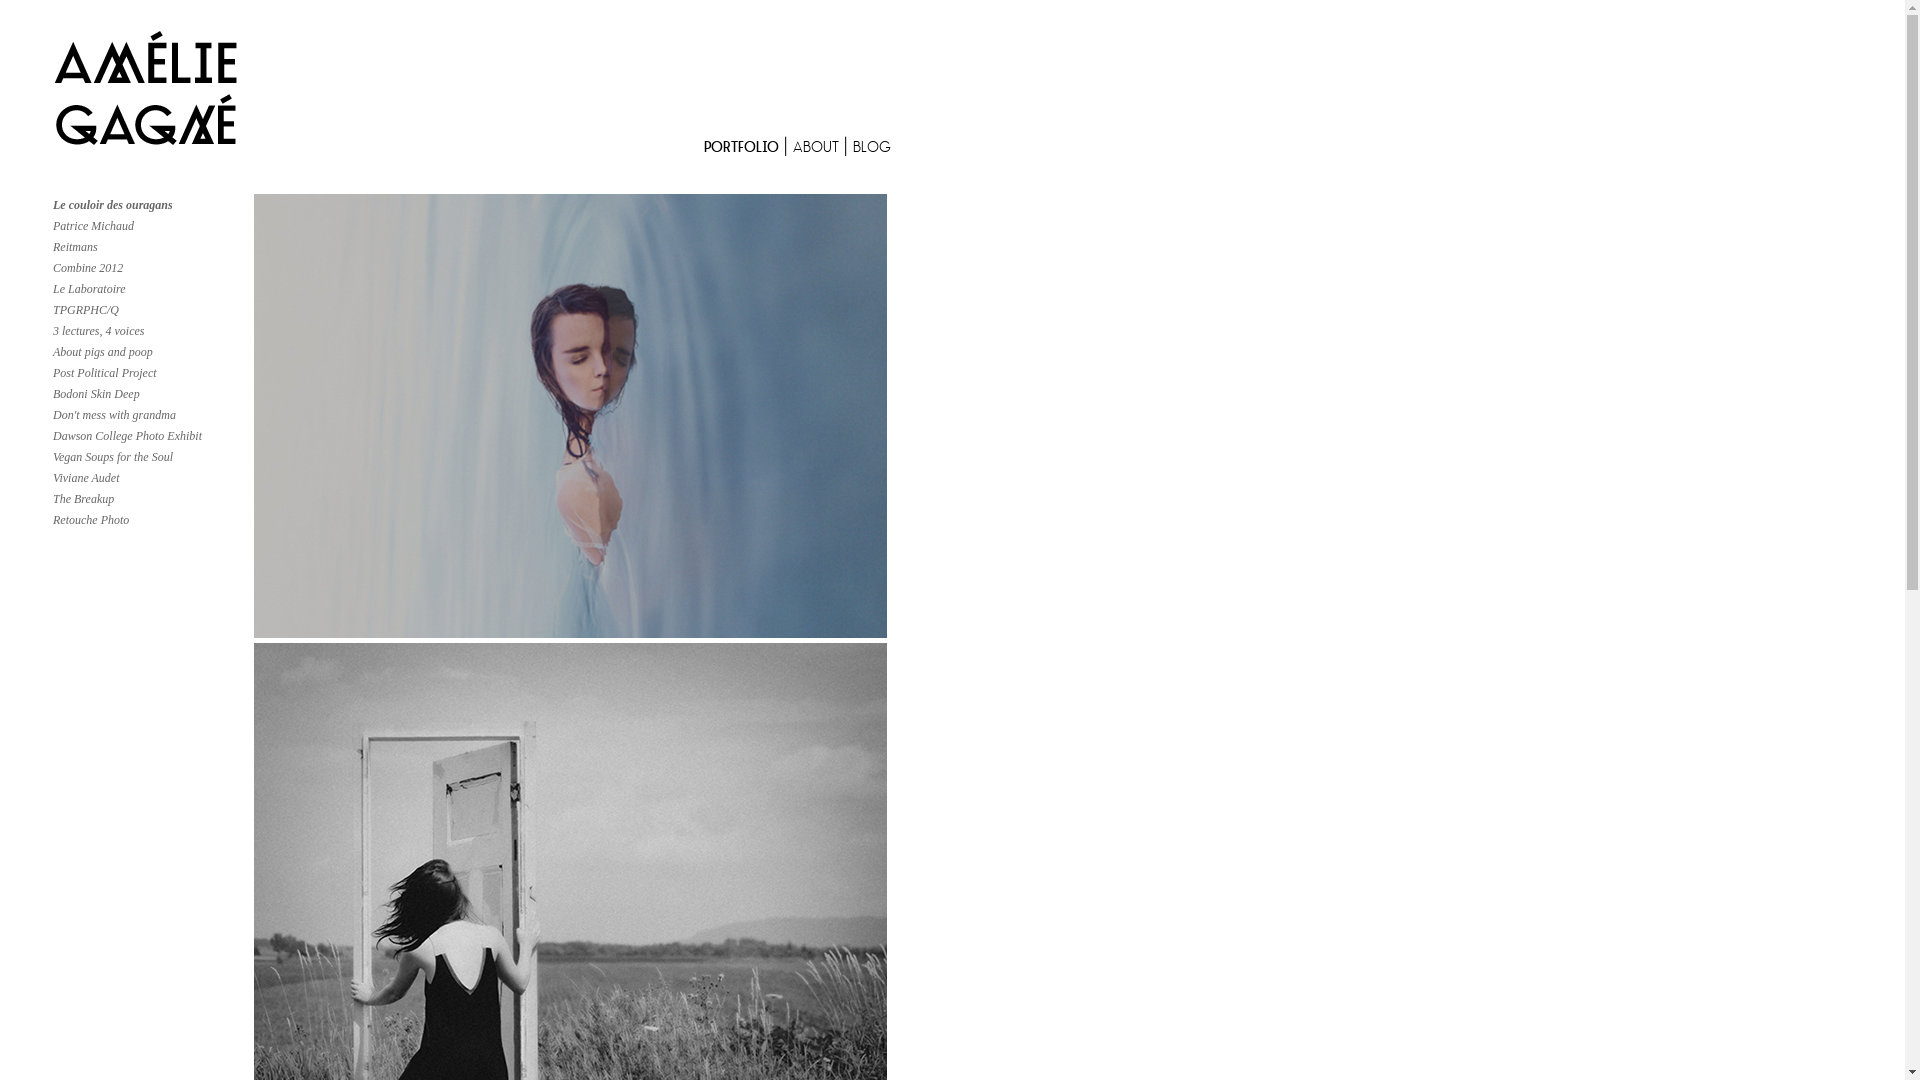 The image size is (1920, 1080). I want to click on 'Combine 2012', so click(52, 266).